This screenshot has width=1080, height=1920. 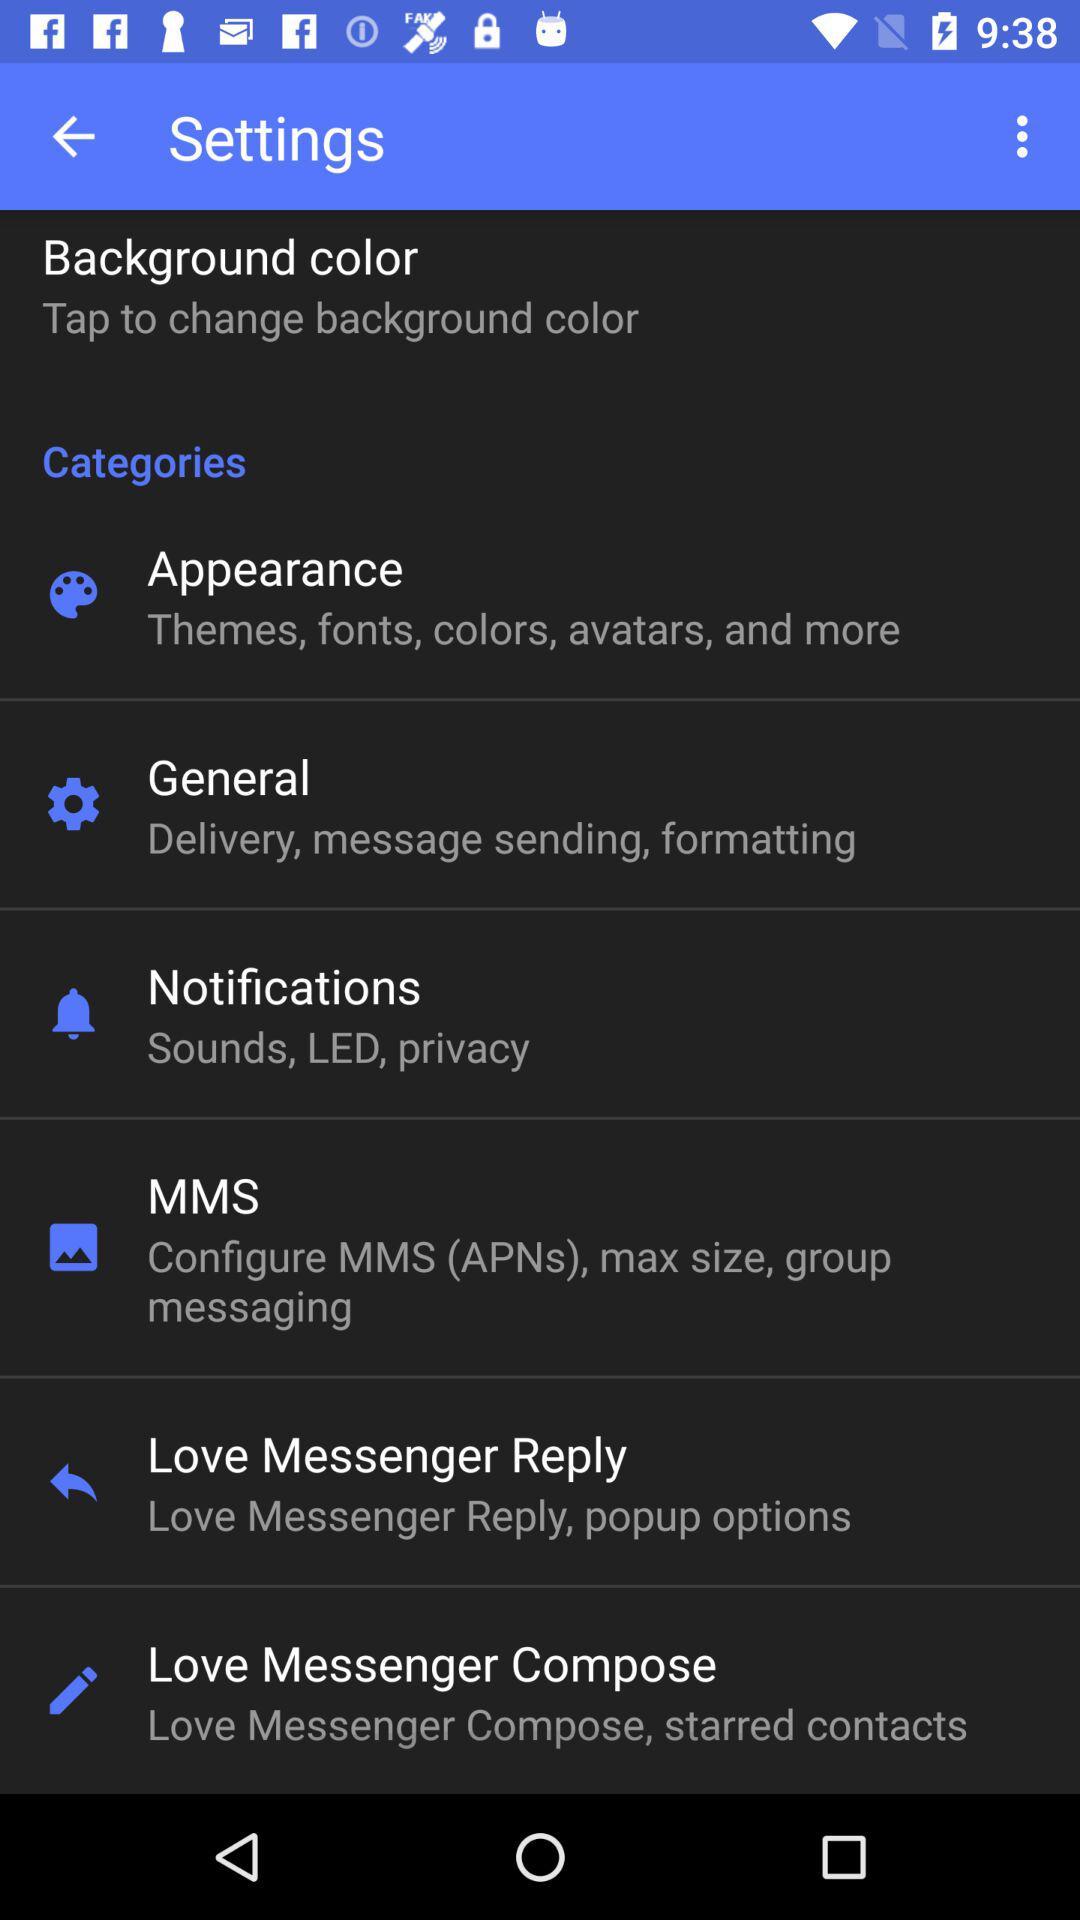 I want to click on item to the left of settings icon, so click(x=72, y=135).